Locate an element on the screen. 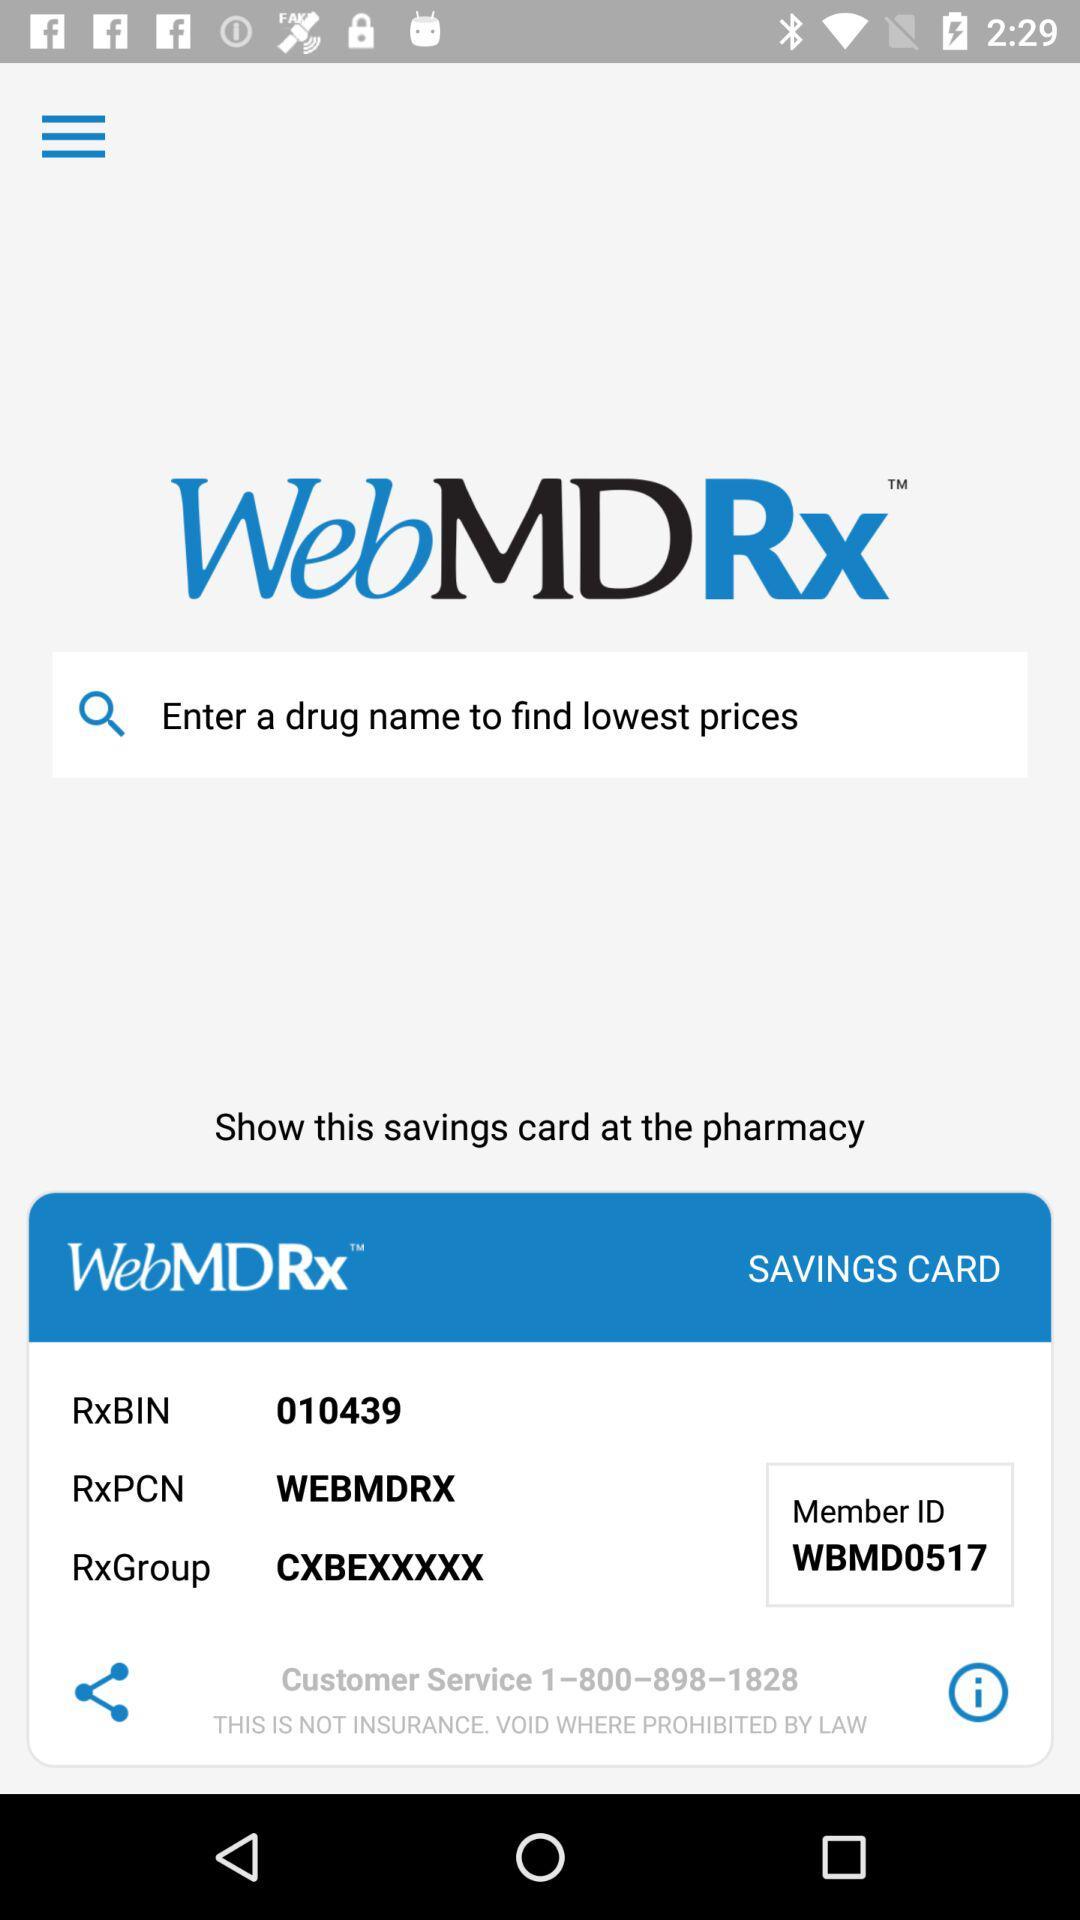 The image size is (1080, 1920). the info icon is located at coordinates (977, 1691).